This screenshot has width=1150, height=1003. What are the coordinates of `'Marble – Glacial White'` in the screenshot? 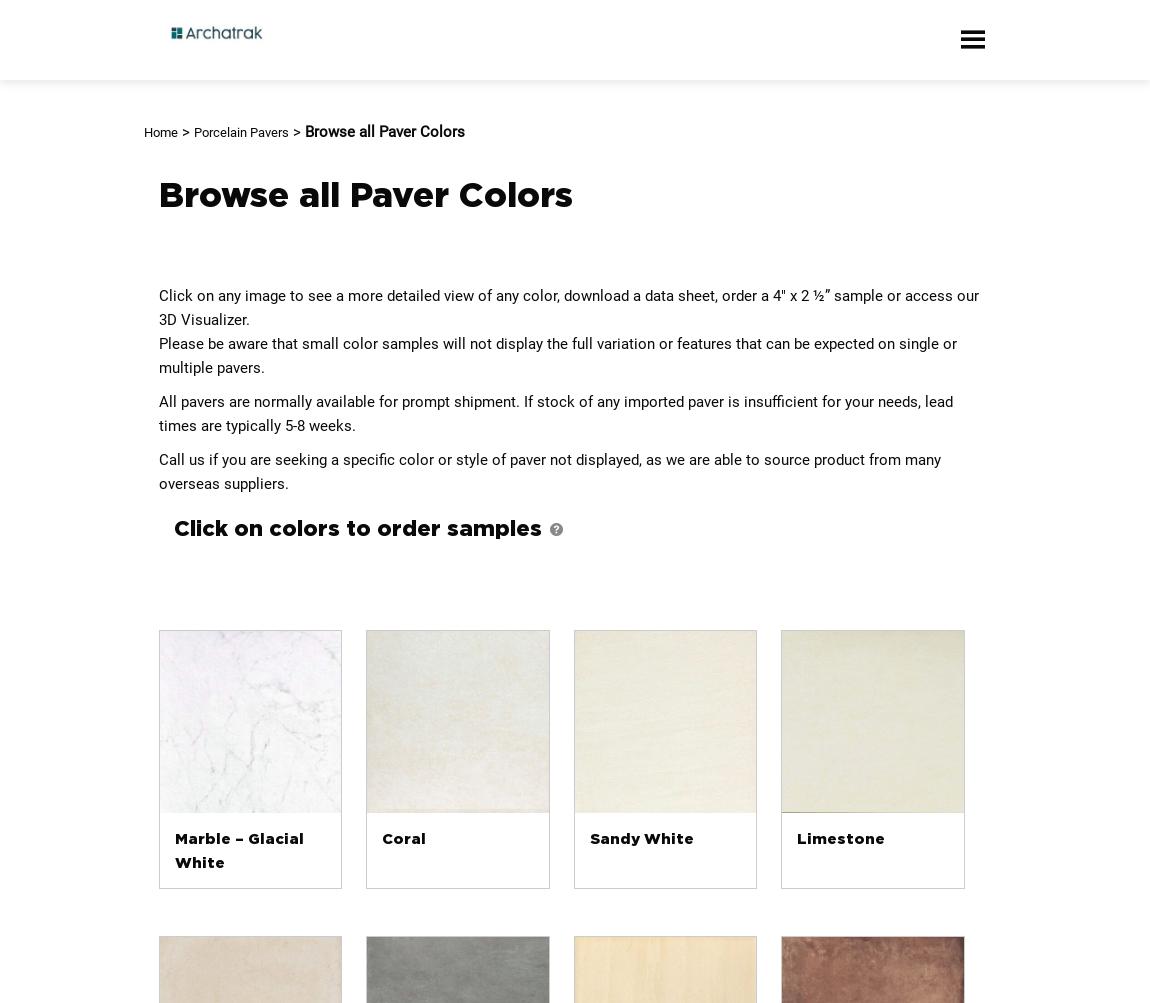 It's located at (237, 850).